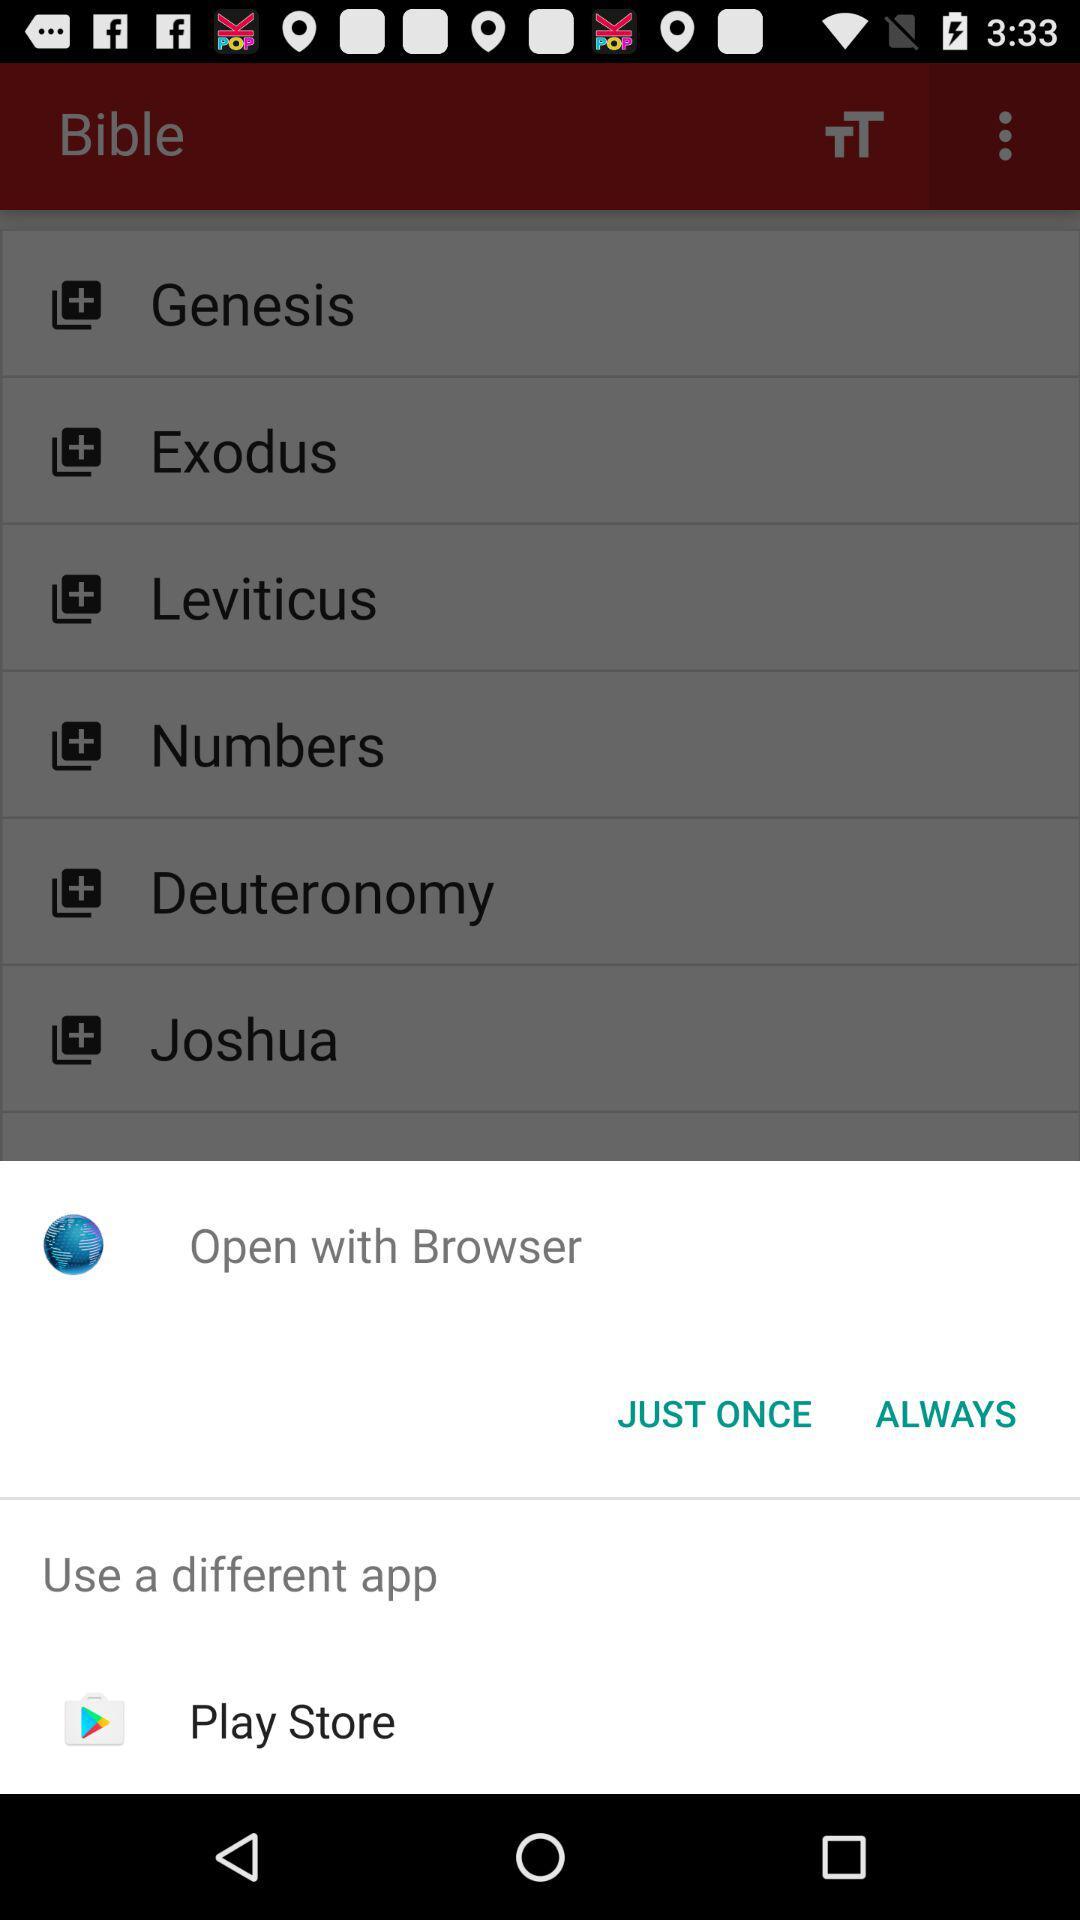 This screenshot has width=1080, height=1920. Describe the element at coordinates (945, 1411) in the screenshot. I see `the icon next to the just once` at that location.